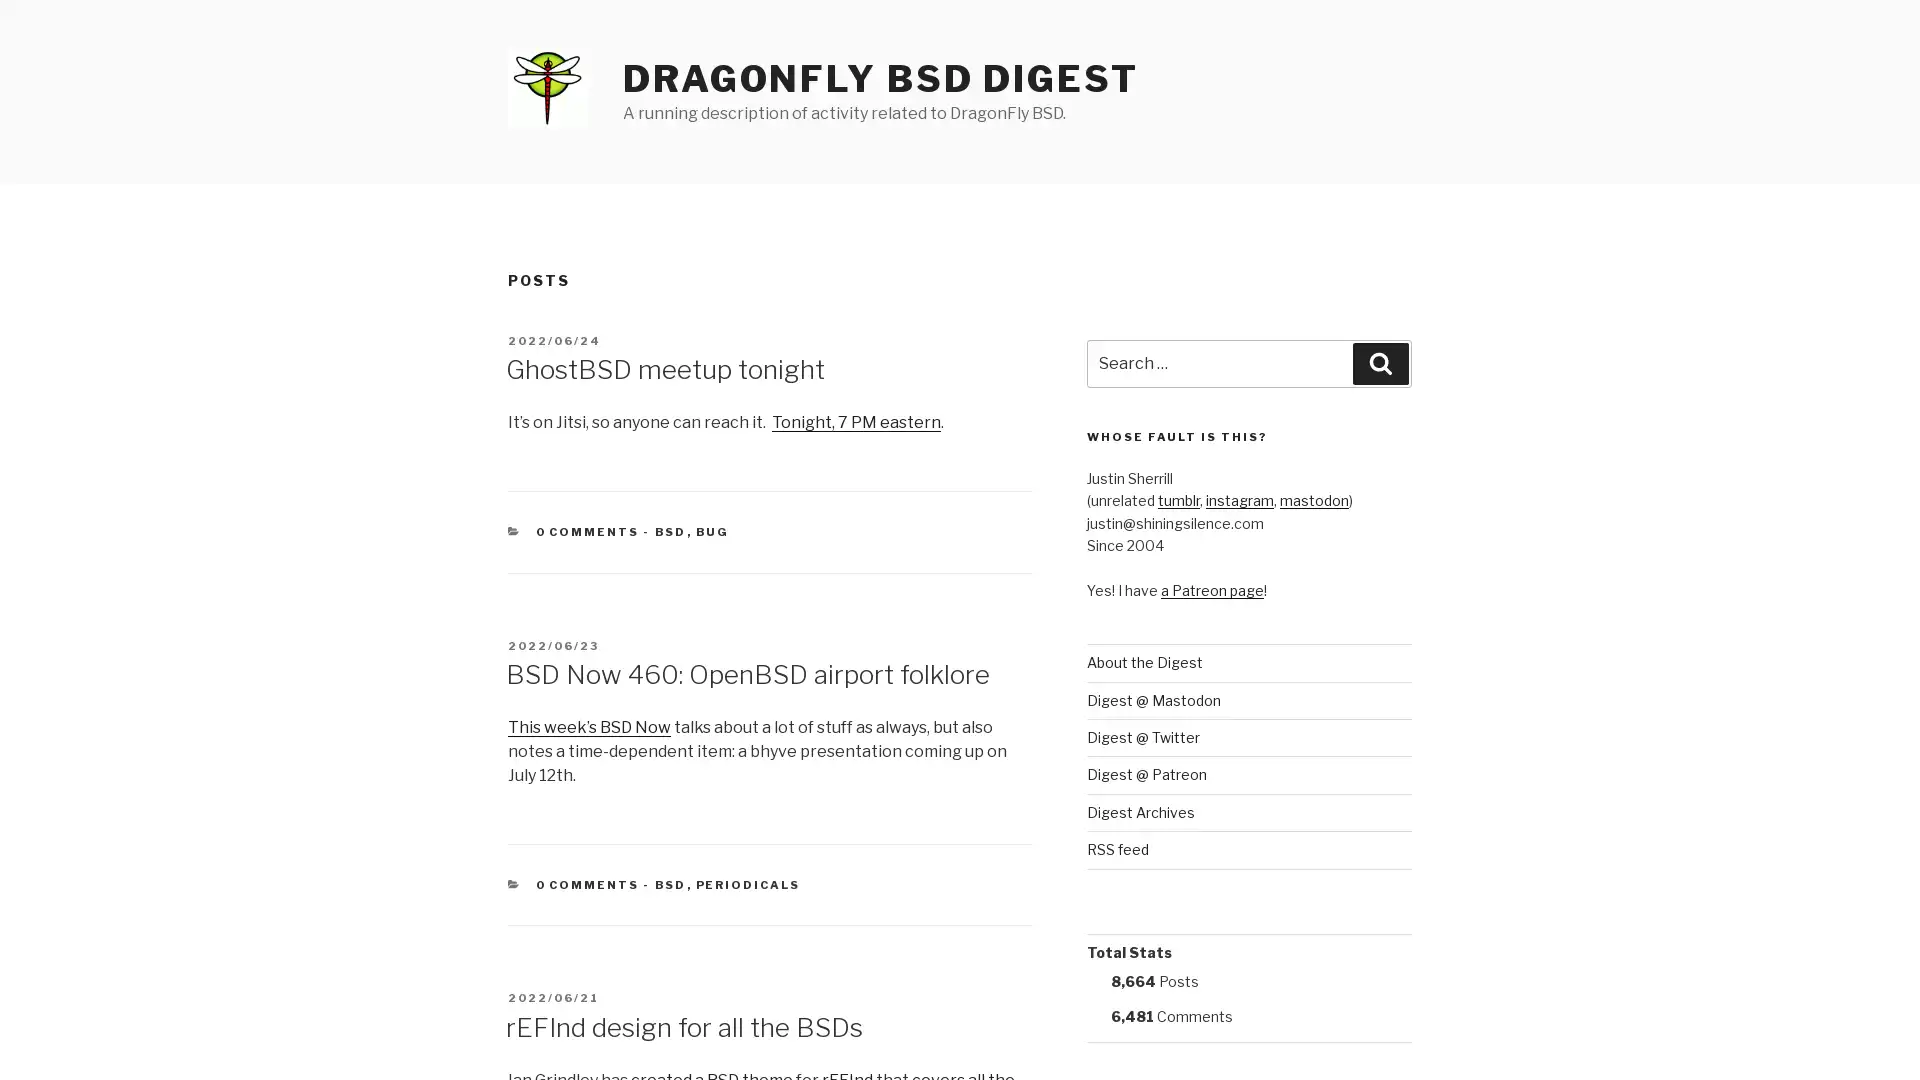 The image size is (1920, 1080). Describe the element at coordinates (1380, 363) in the screenshot. I see `Search` at that location.